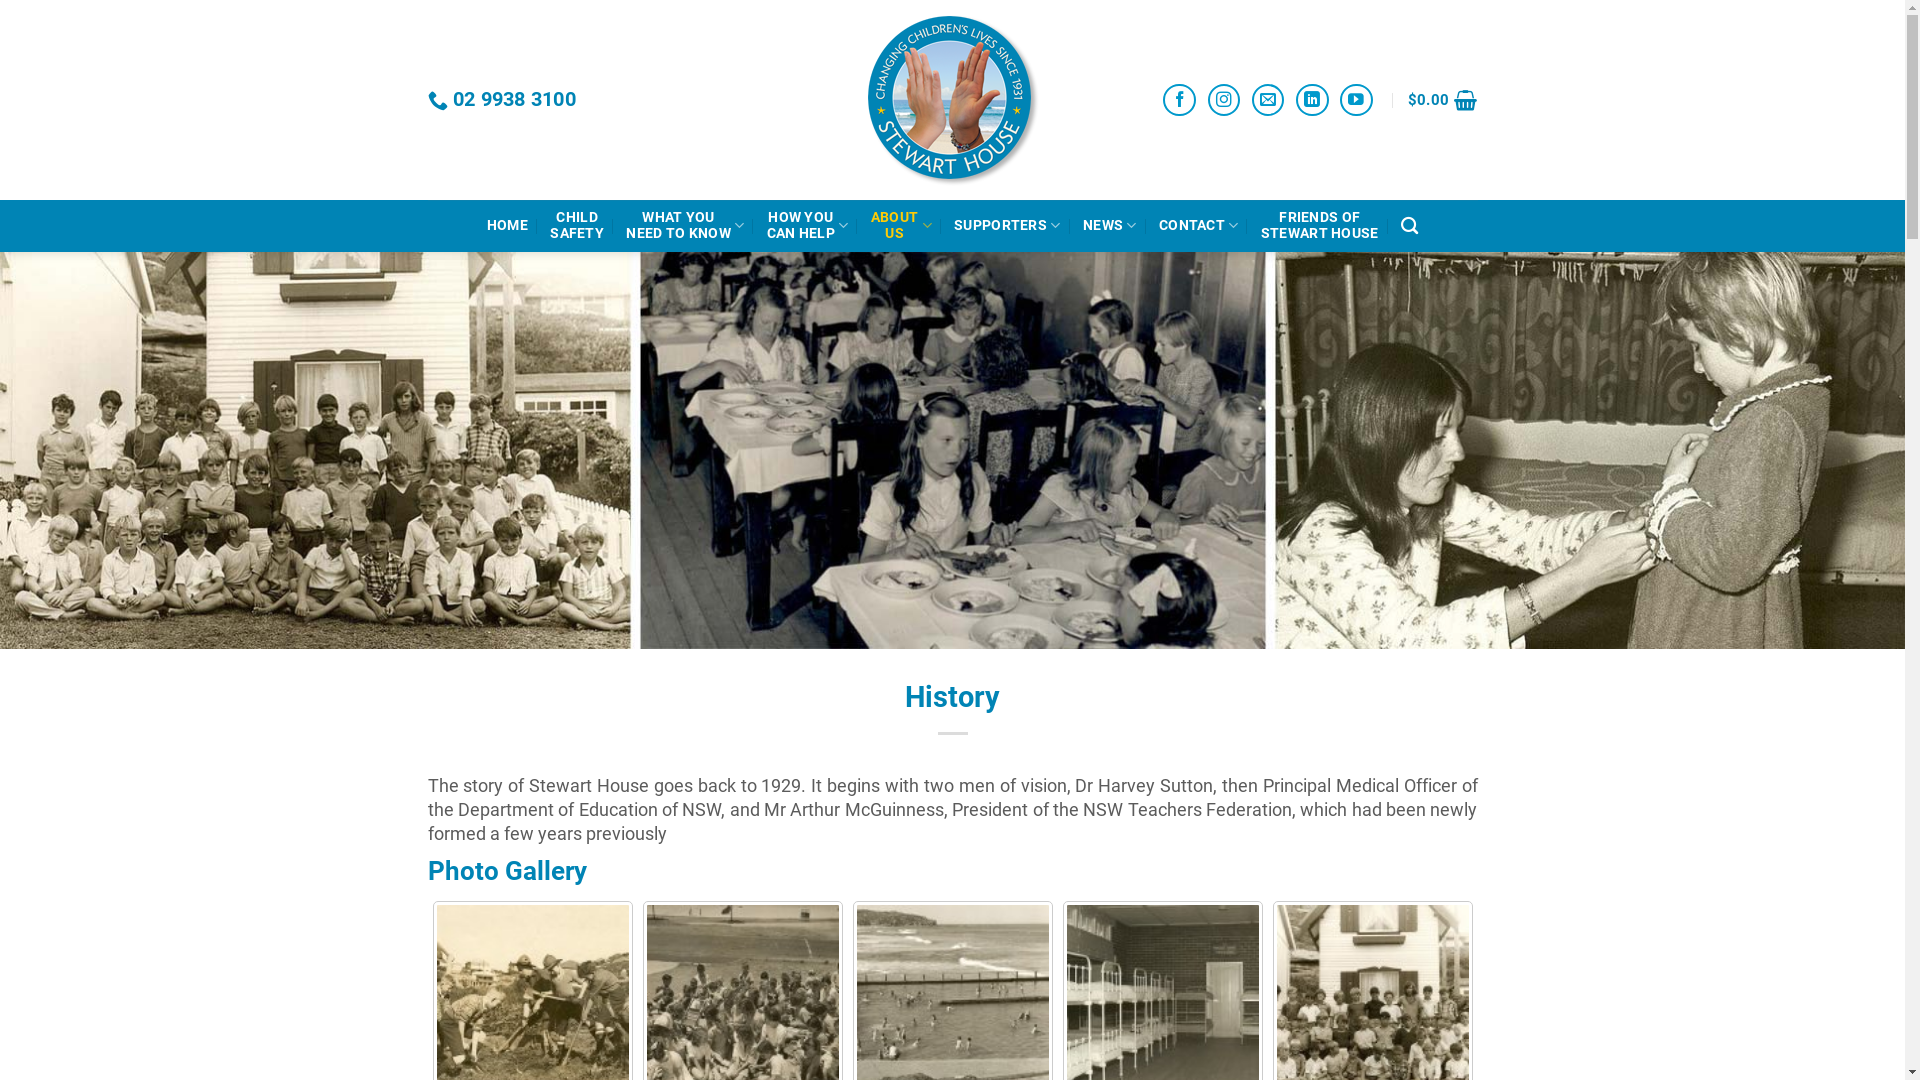 The width and height of the screenshot is (1920, 1080). Describe the element at coordinates (1082, 225) in the screenshot. I see `'NEWS'` at that location.